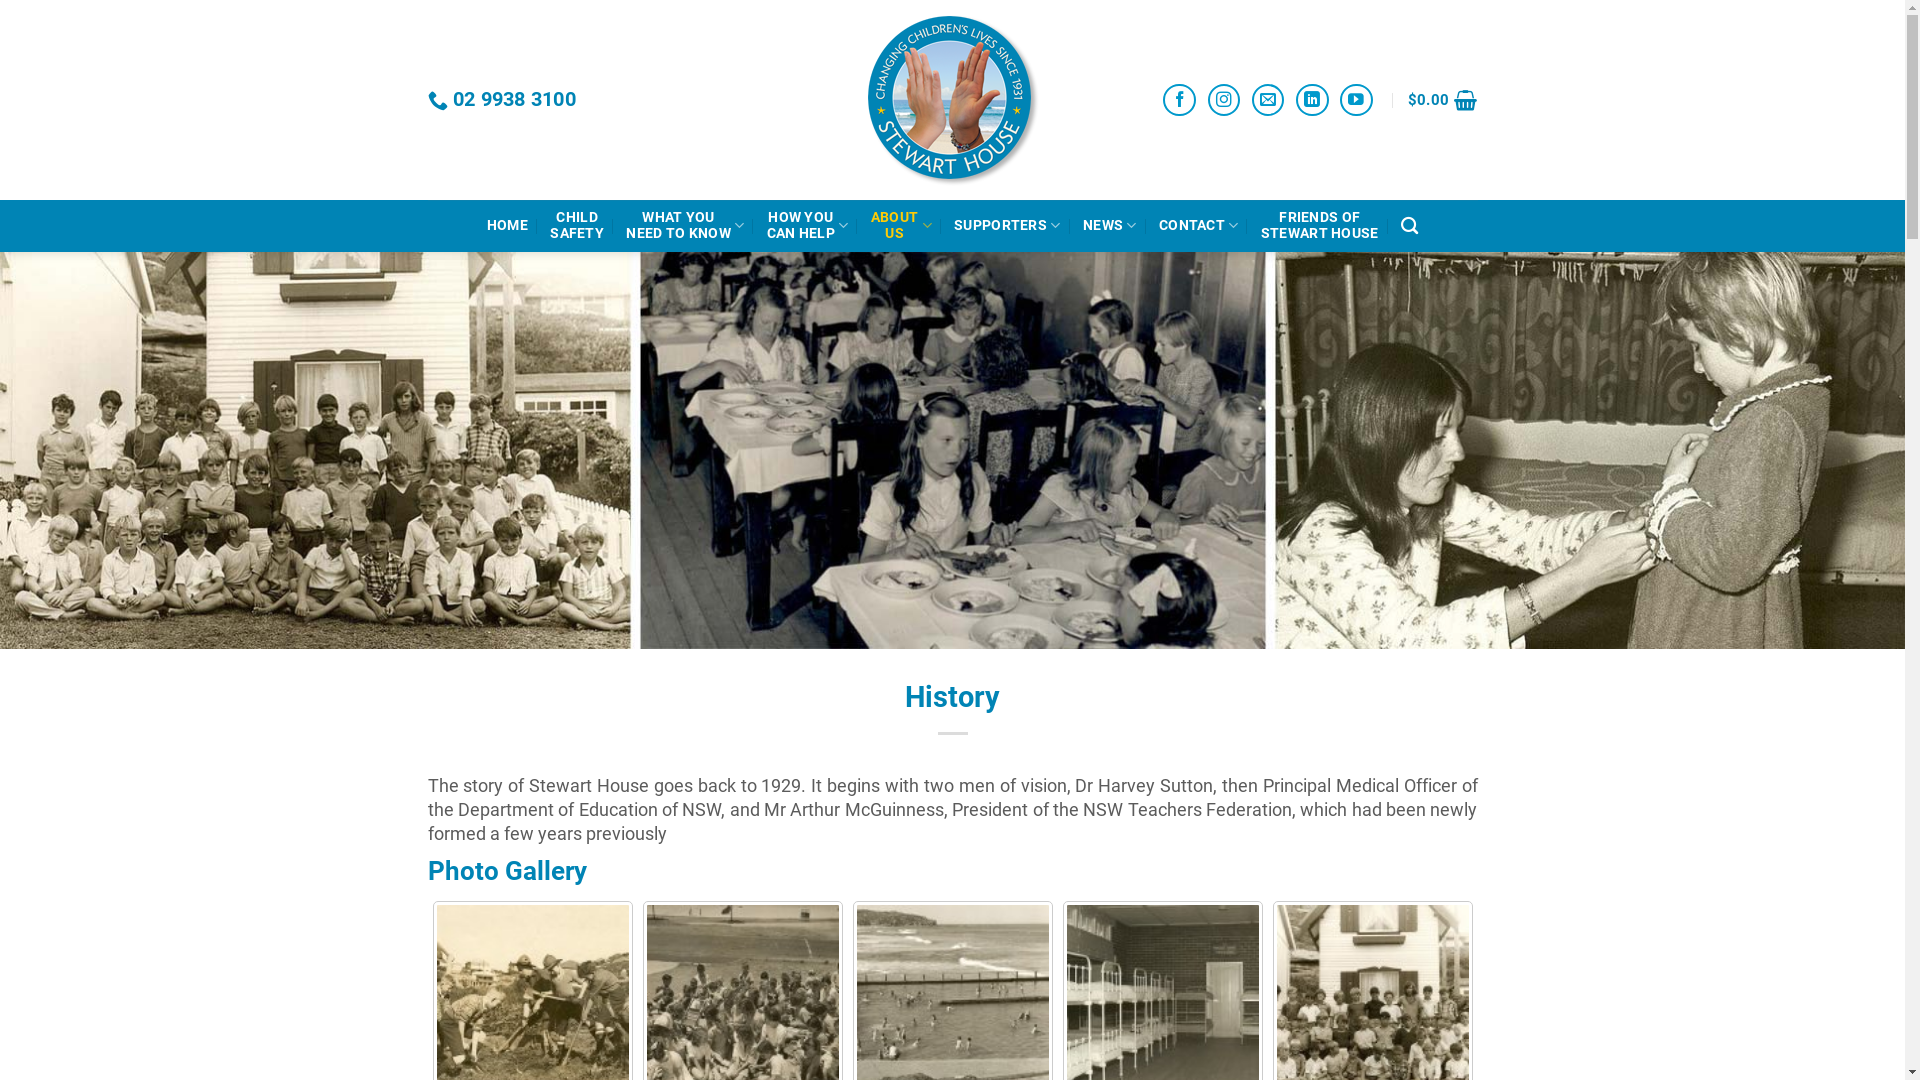 The width and height of the screenshot is (1920, 1080). Describe the element at coordinates (1082, 225) in the screenshot. I see `'NEWS'` at that location.